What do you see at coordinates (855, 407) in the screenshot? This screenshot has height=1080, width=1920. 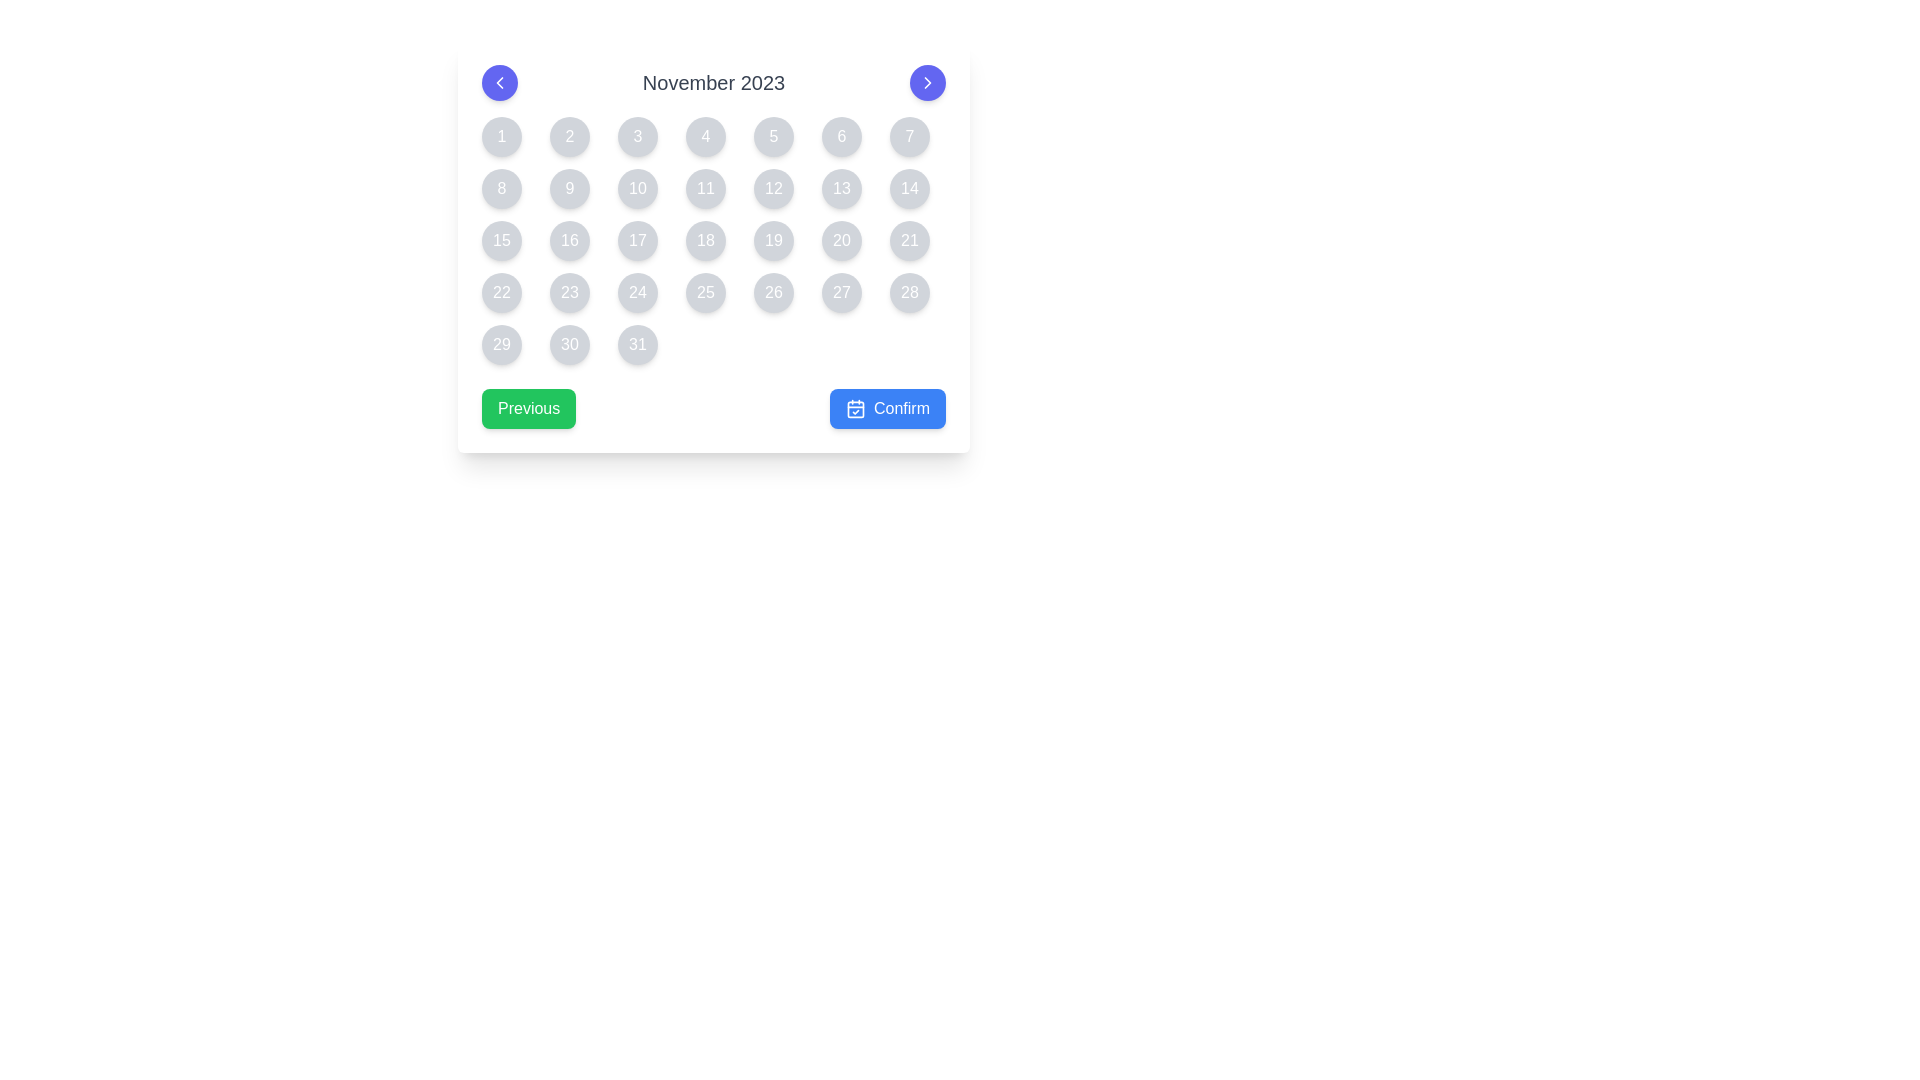 I see `the blue button containing the small calendar icon with a check mark` at bounding box center [855, 407].